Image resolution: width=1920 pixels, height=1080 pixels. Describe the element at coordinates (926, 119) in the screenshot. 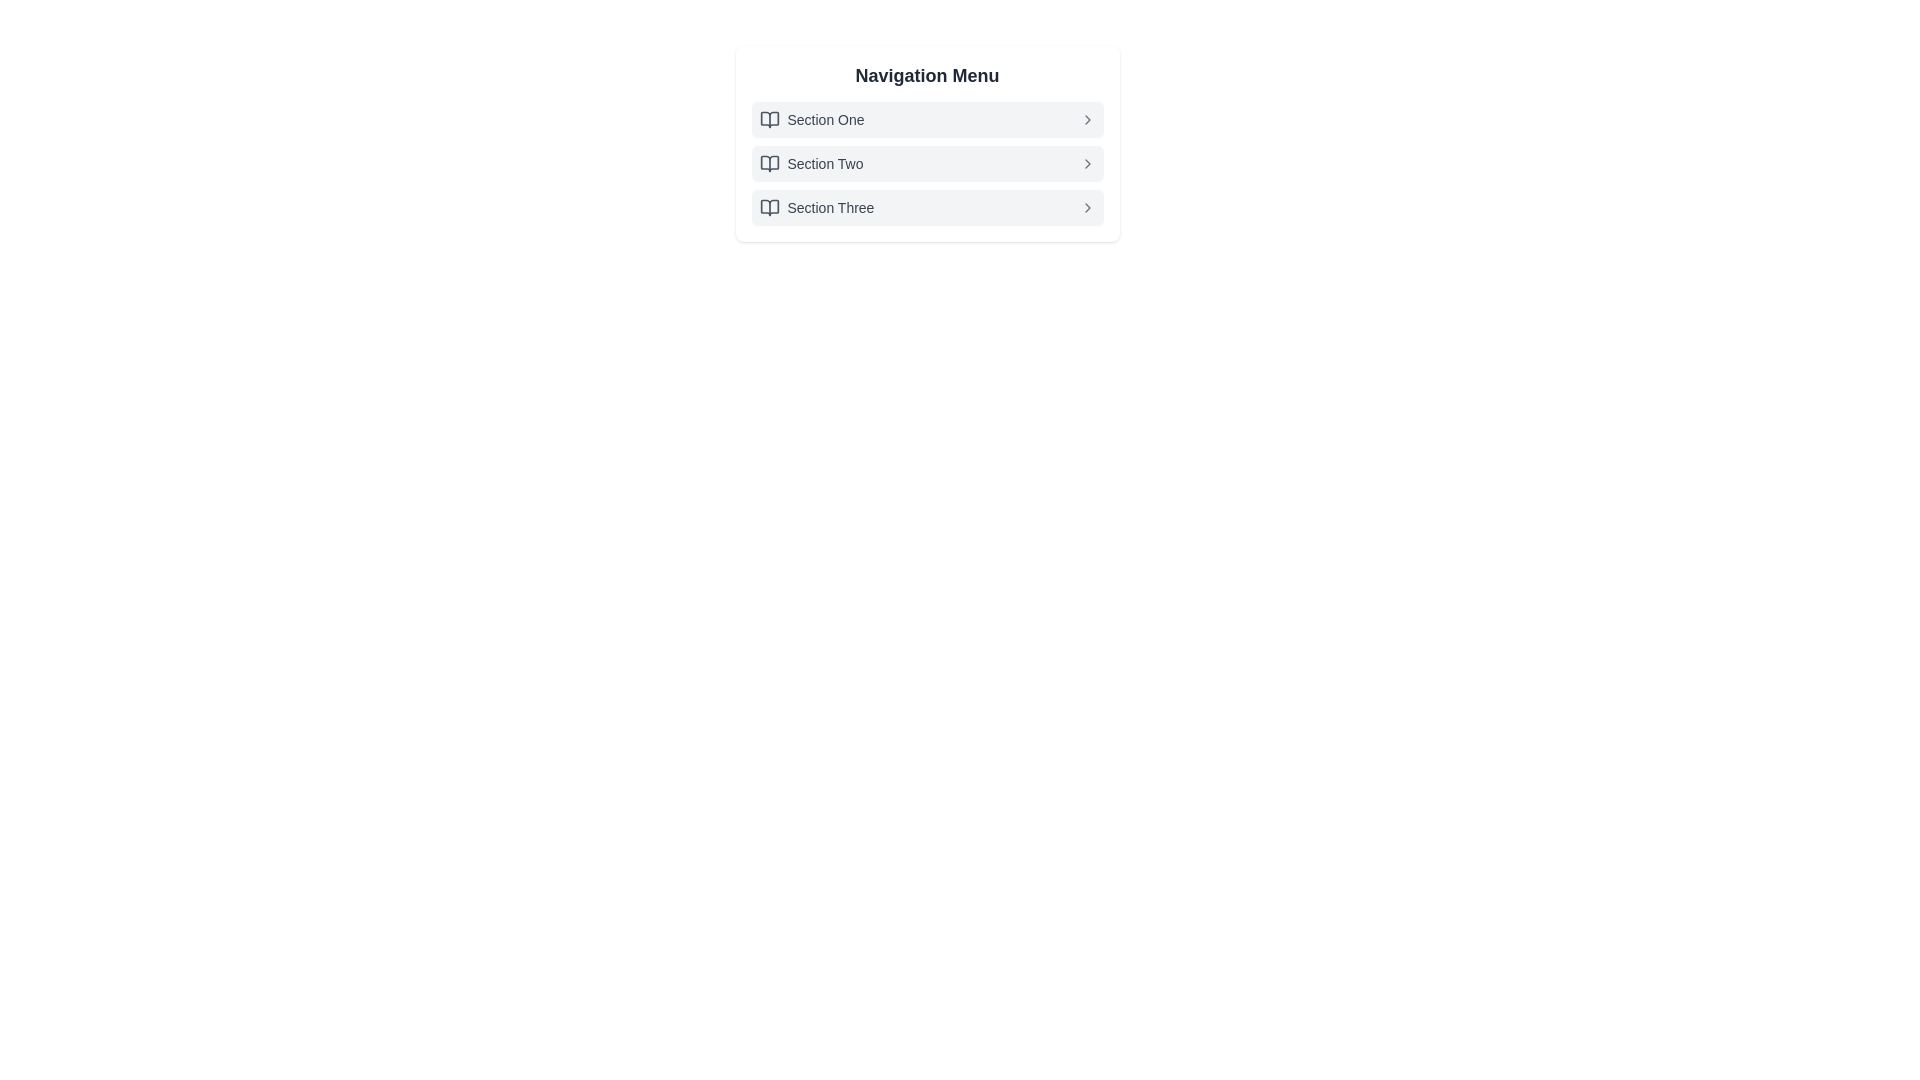

I see `the 'Section One' navigation button` at that location.